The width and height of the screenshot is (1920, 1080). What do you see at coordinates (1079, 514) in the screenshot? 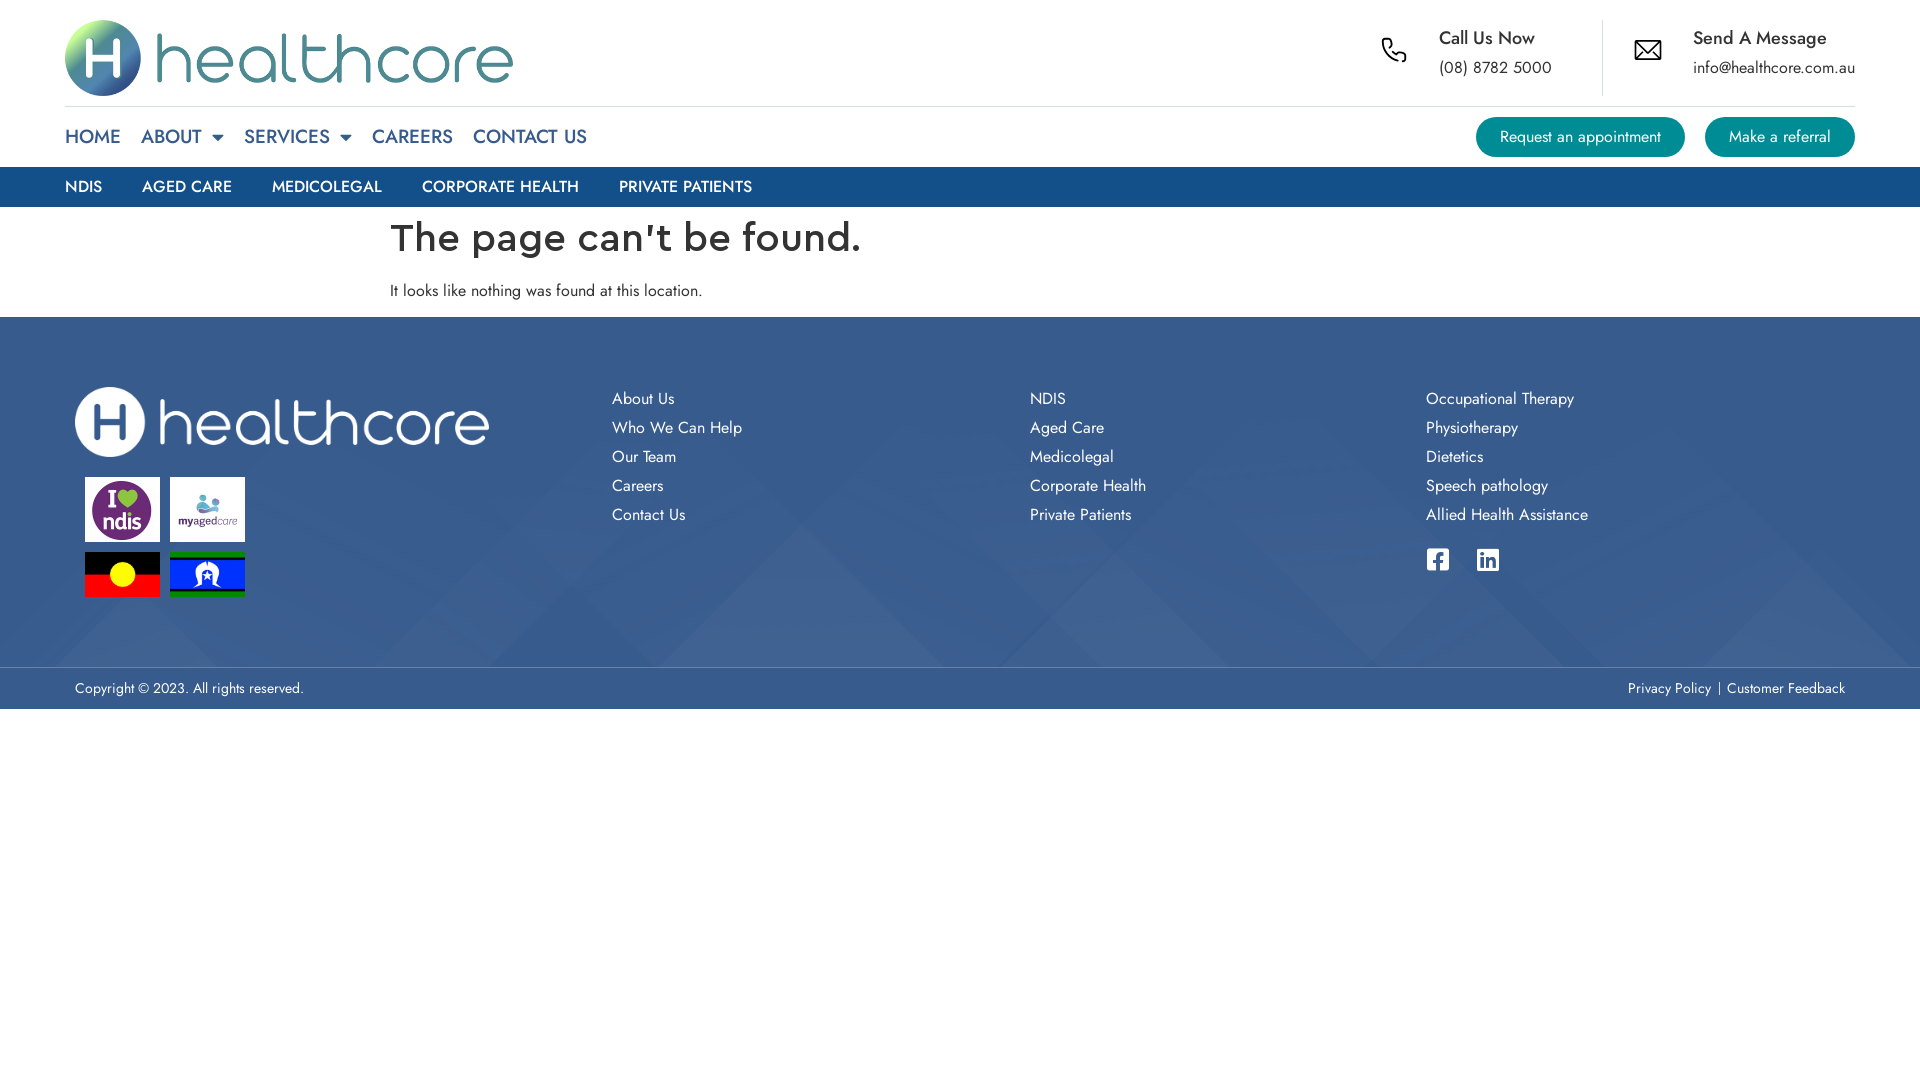
I see `'Private Patients'` at bounding box center [1079, 514].